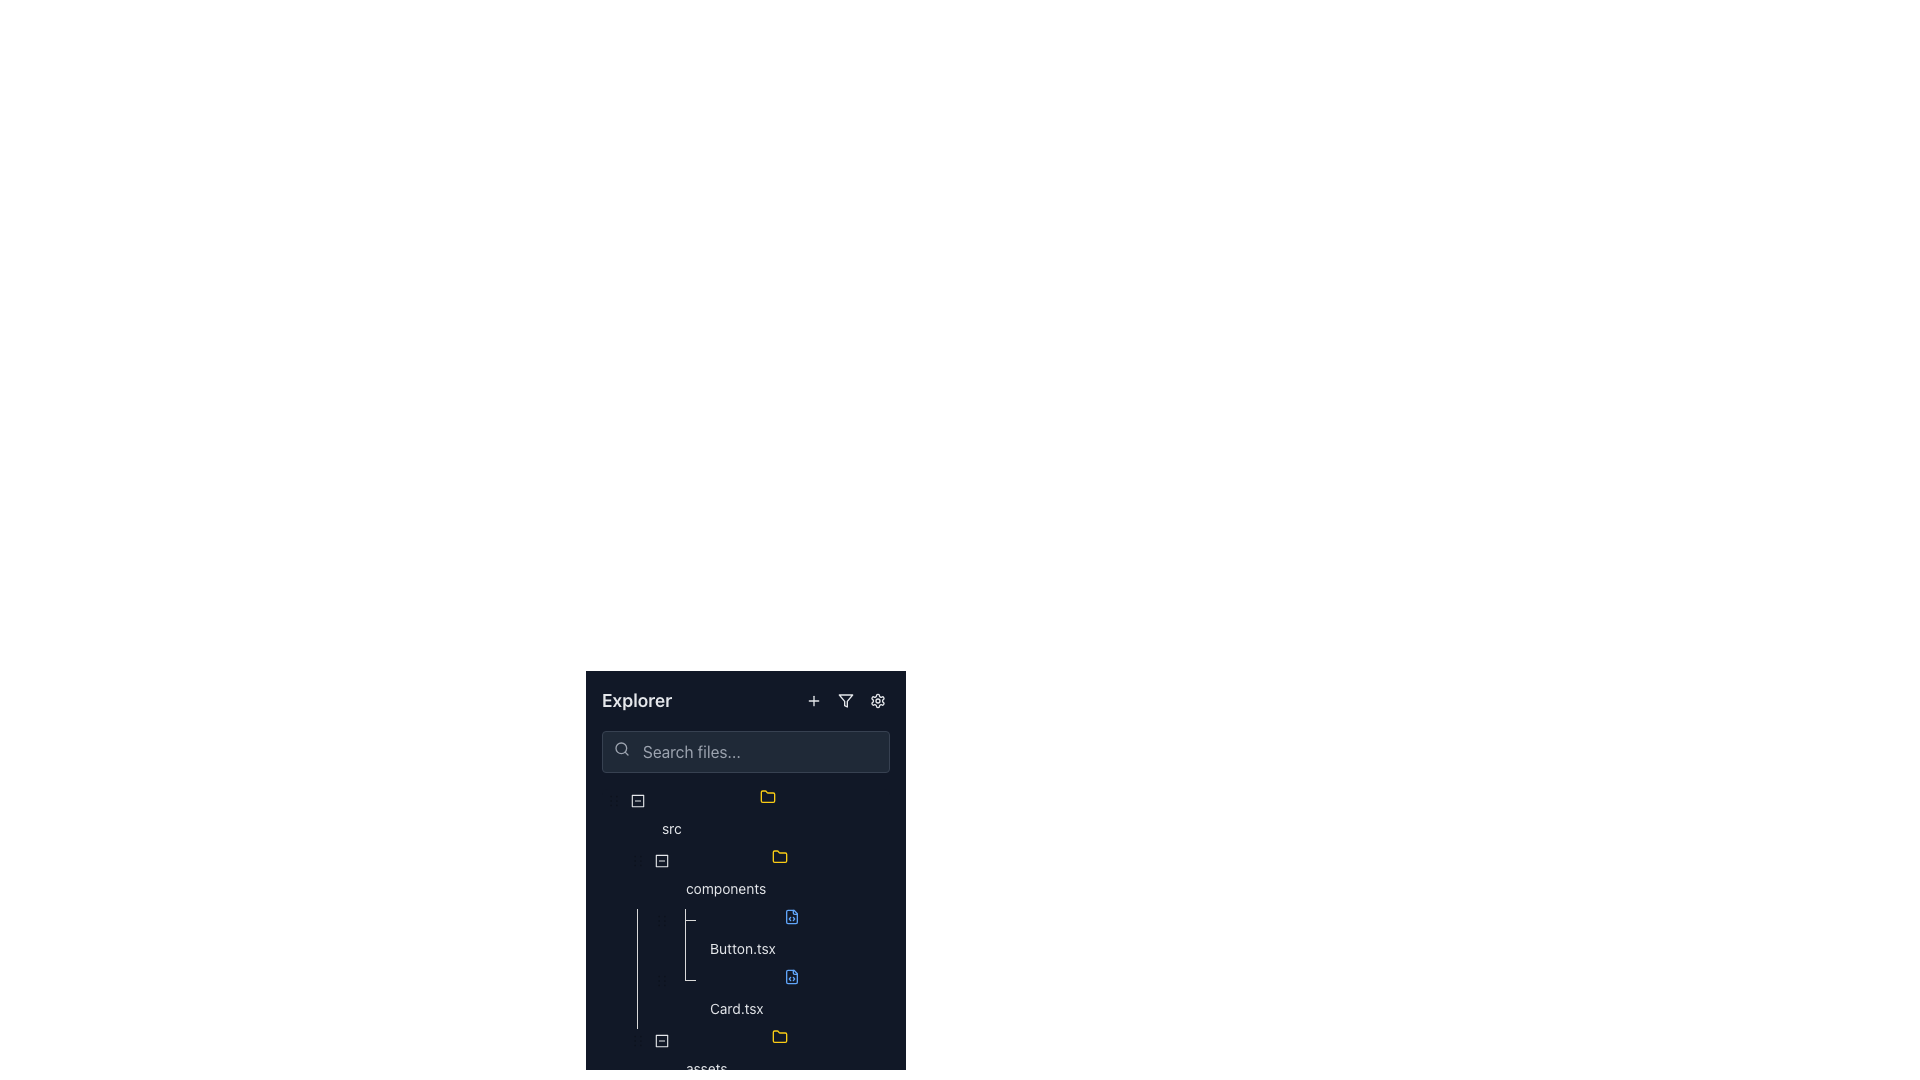 This screenshot has width=1920, height=1080. Describe the element at coordinates (795, 937) in the screenshot. I see `the 'Button.tsx' file in the file explorer` at that location.